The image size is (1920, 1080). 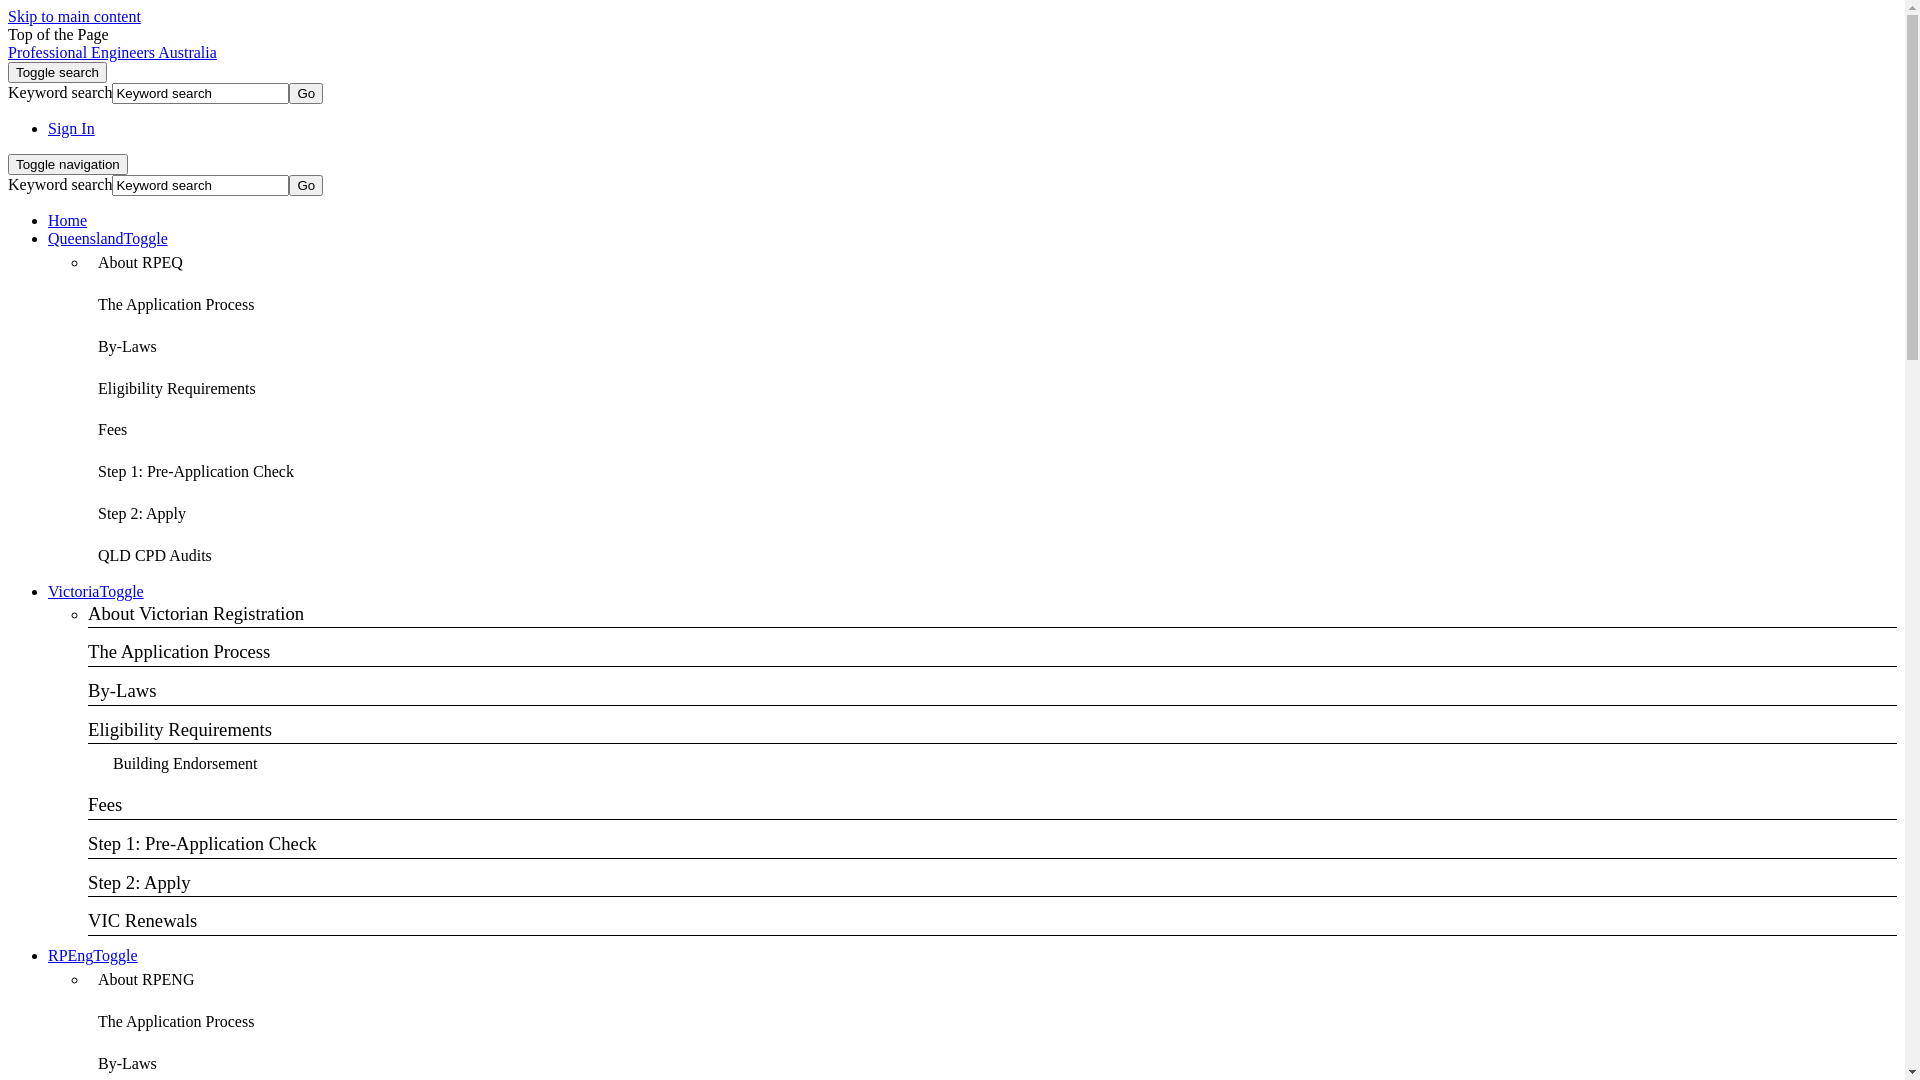 What do you see at coordinates (71, 128) in the screenshot?
I see `'Sign In'` at bounding box center [71, 128].